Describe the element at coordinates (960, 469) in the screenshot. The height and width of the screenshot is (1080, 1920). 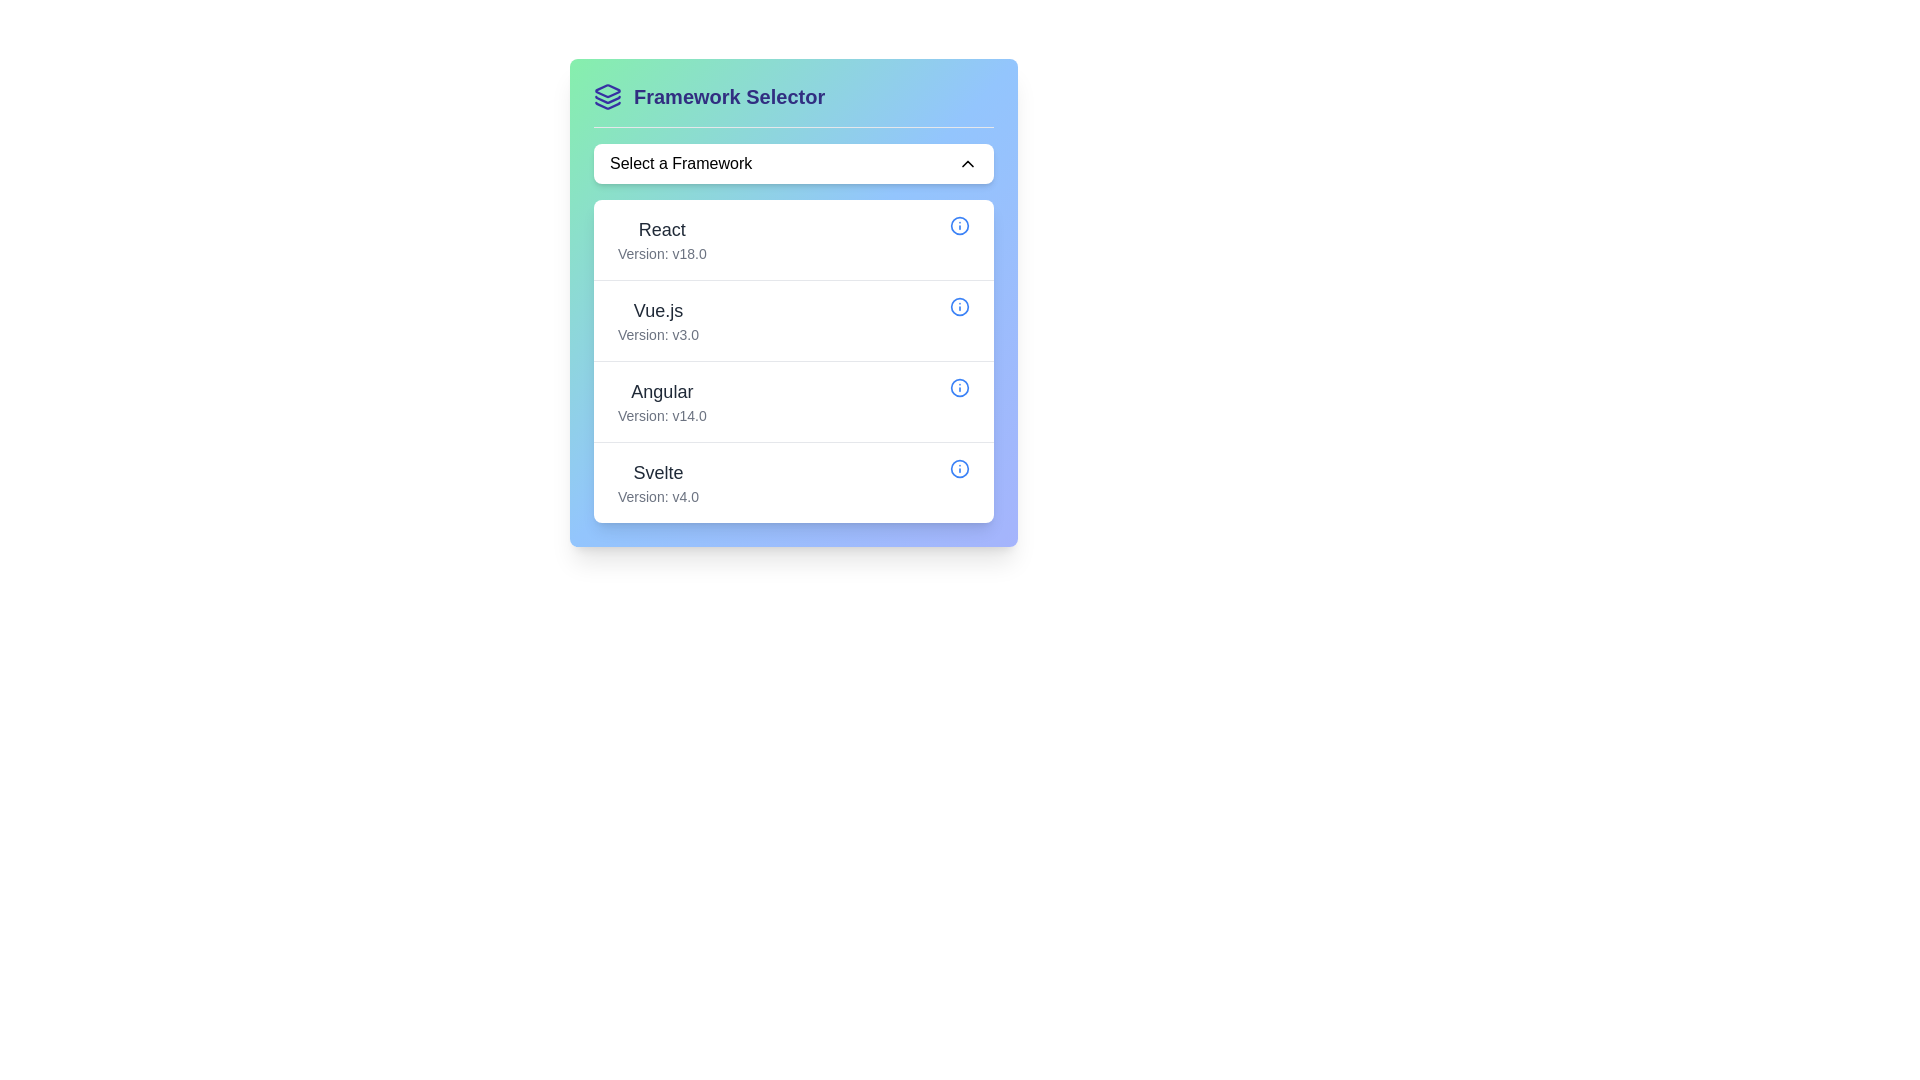
I see `the circular blue outlined icon located at the far-right side of the 'Svelte' row under the 'Framework Selector' list` at that location.